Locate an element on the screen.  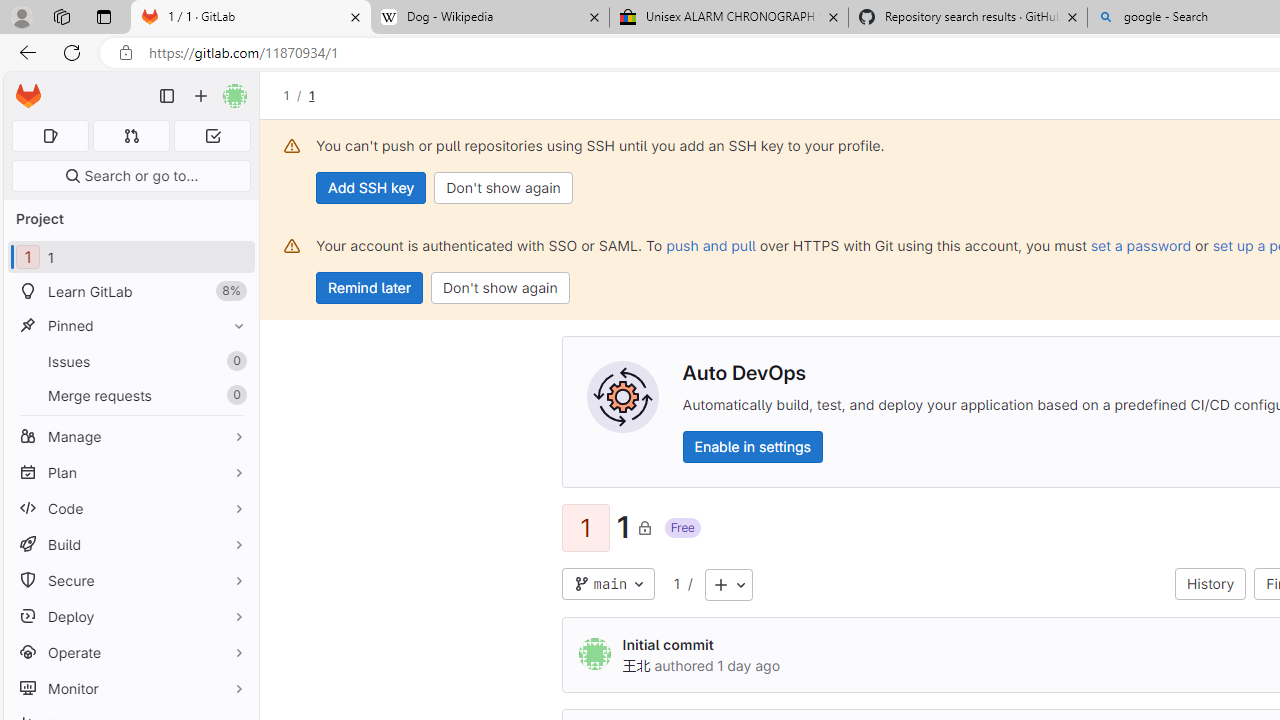
'Deploy' is located at coordinates (130, 615).